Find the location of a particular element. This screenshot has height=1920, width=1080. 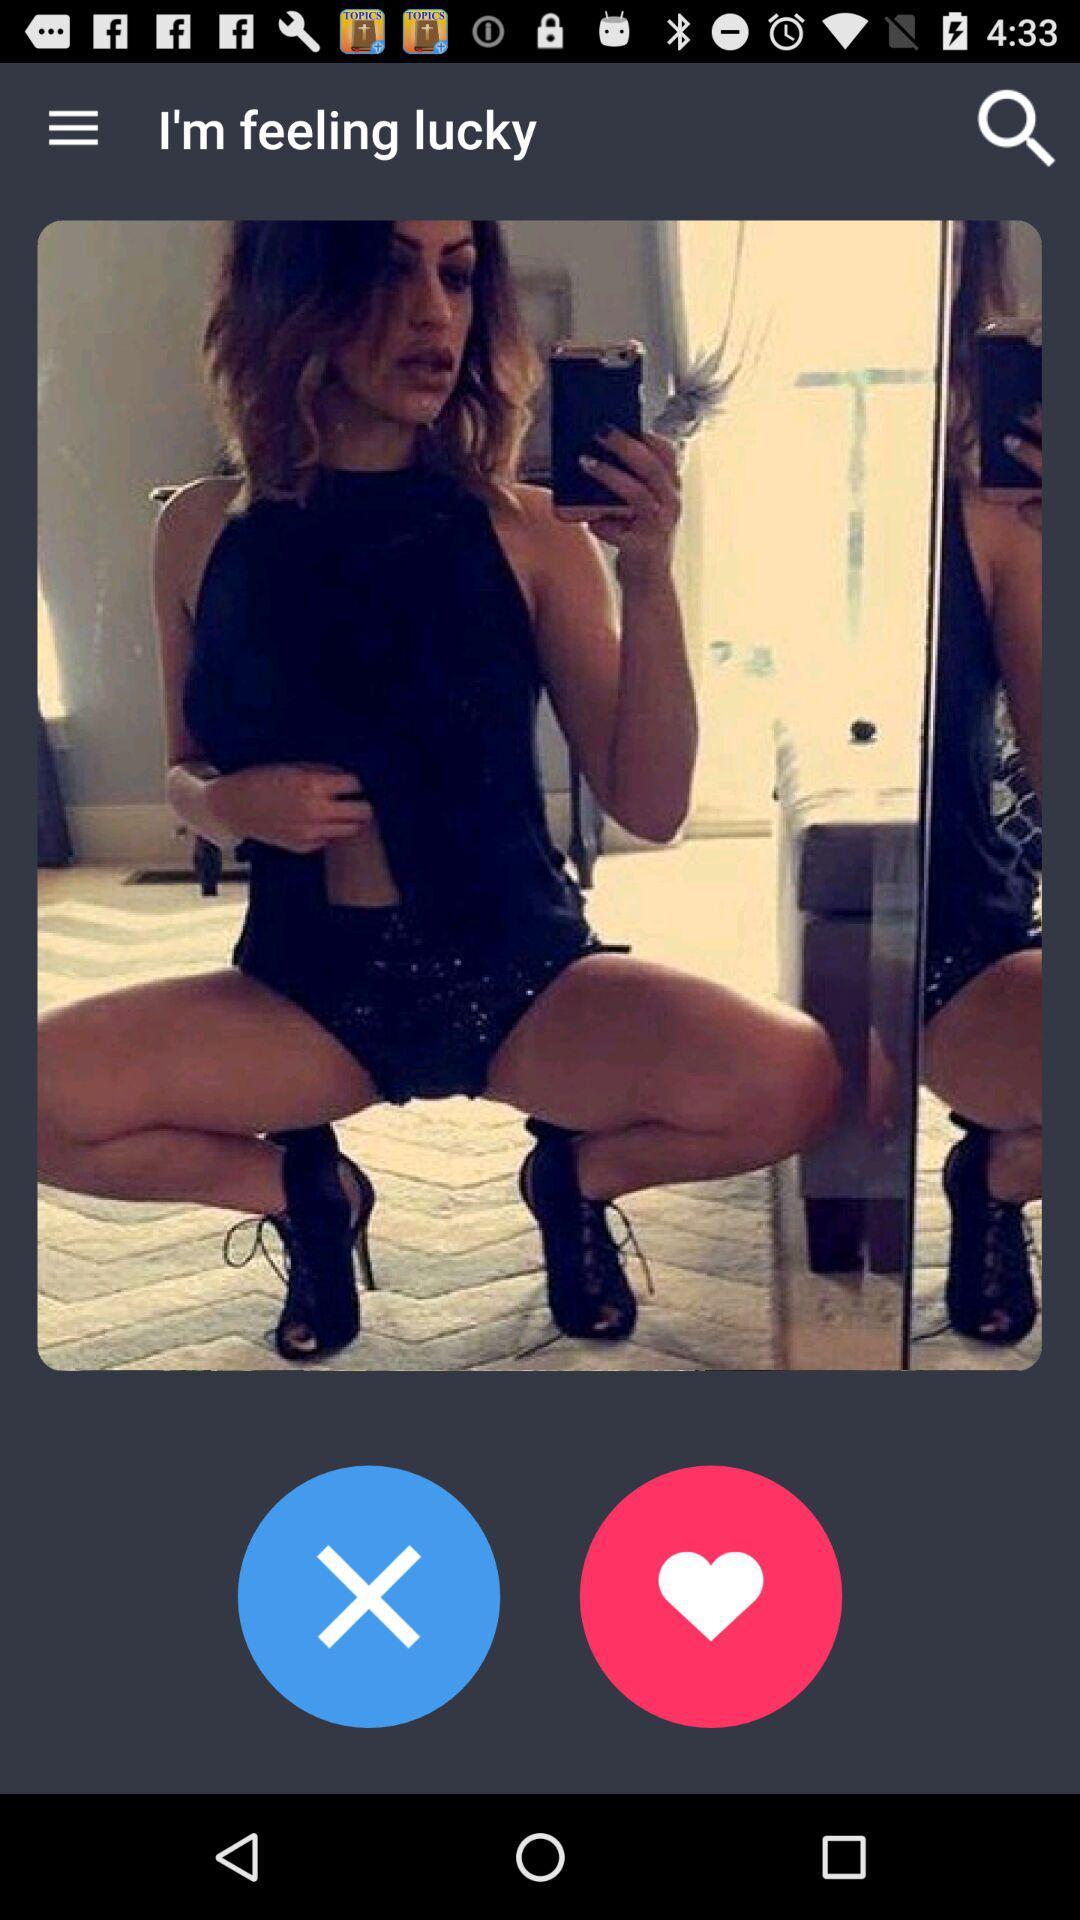

accept is located at coordinates (709, 1595).